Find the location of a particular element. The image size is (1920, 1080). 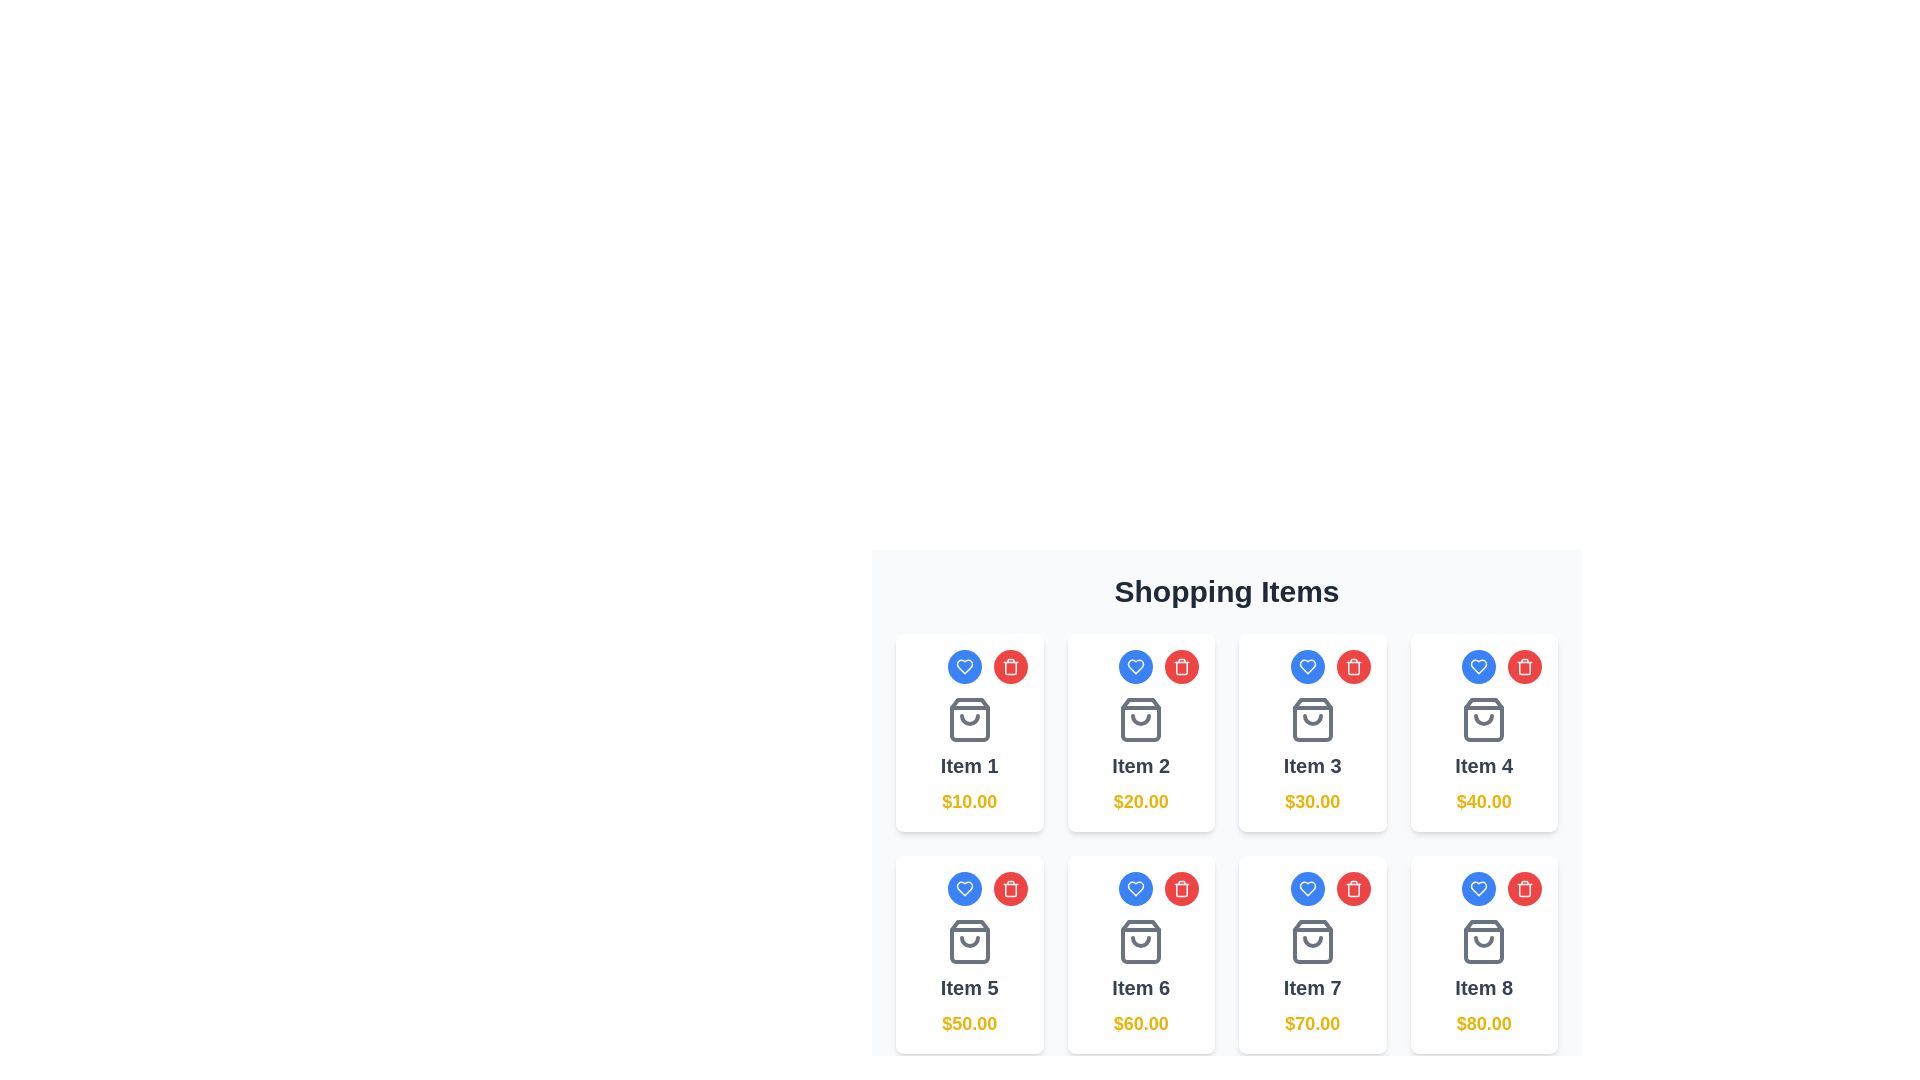

the circular red button with a trash can icon located at the bottom right of the card labeled 'Item 8' is located at coordinates (1524, 887).